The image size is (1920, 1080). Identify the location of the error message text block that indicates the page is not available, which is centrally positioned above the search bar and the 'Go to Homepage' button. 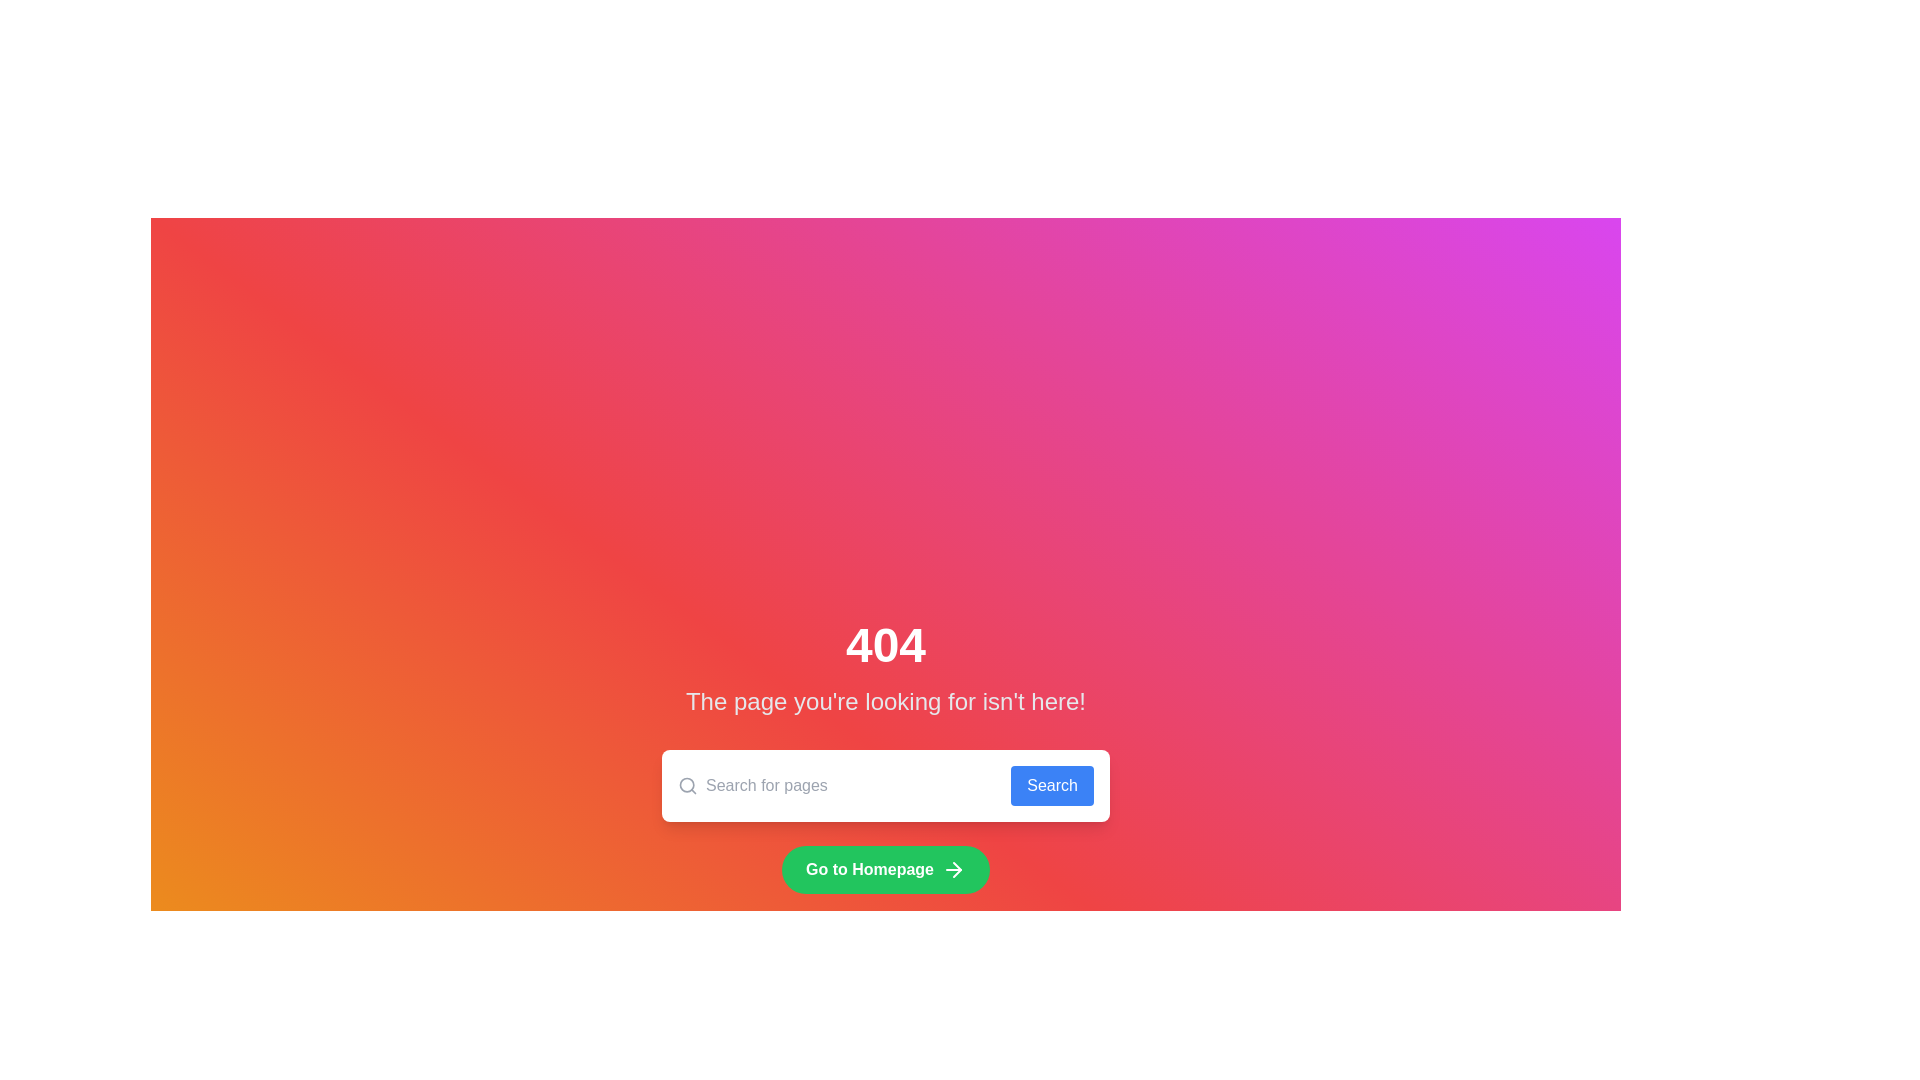
(885, 670).